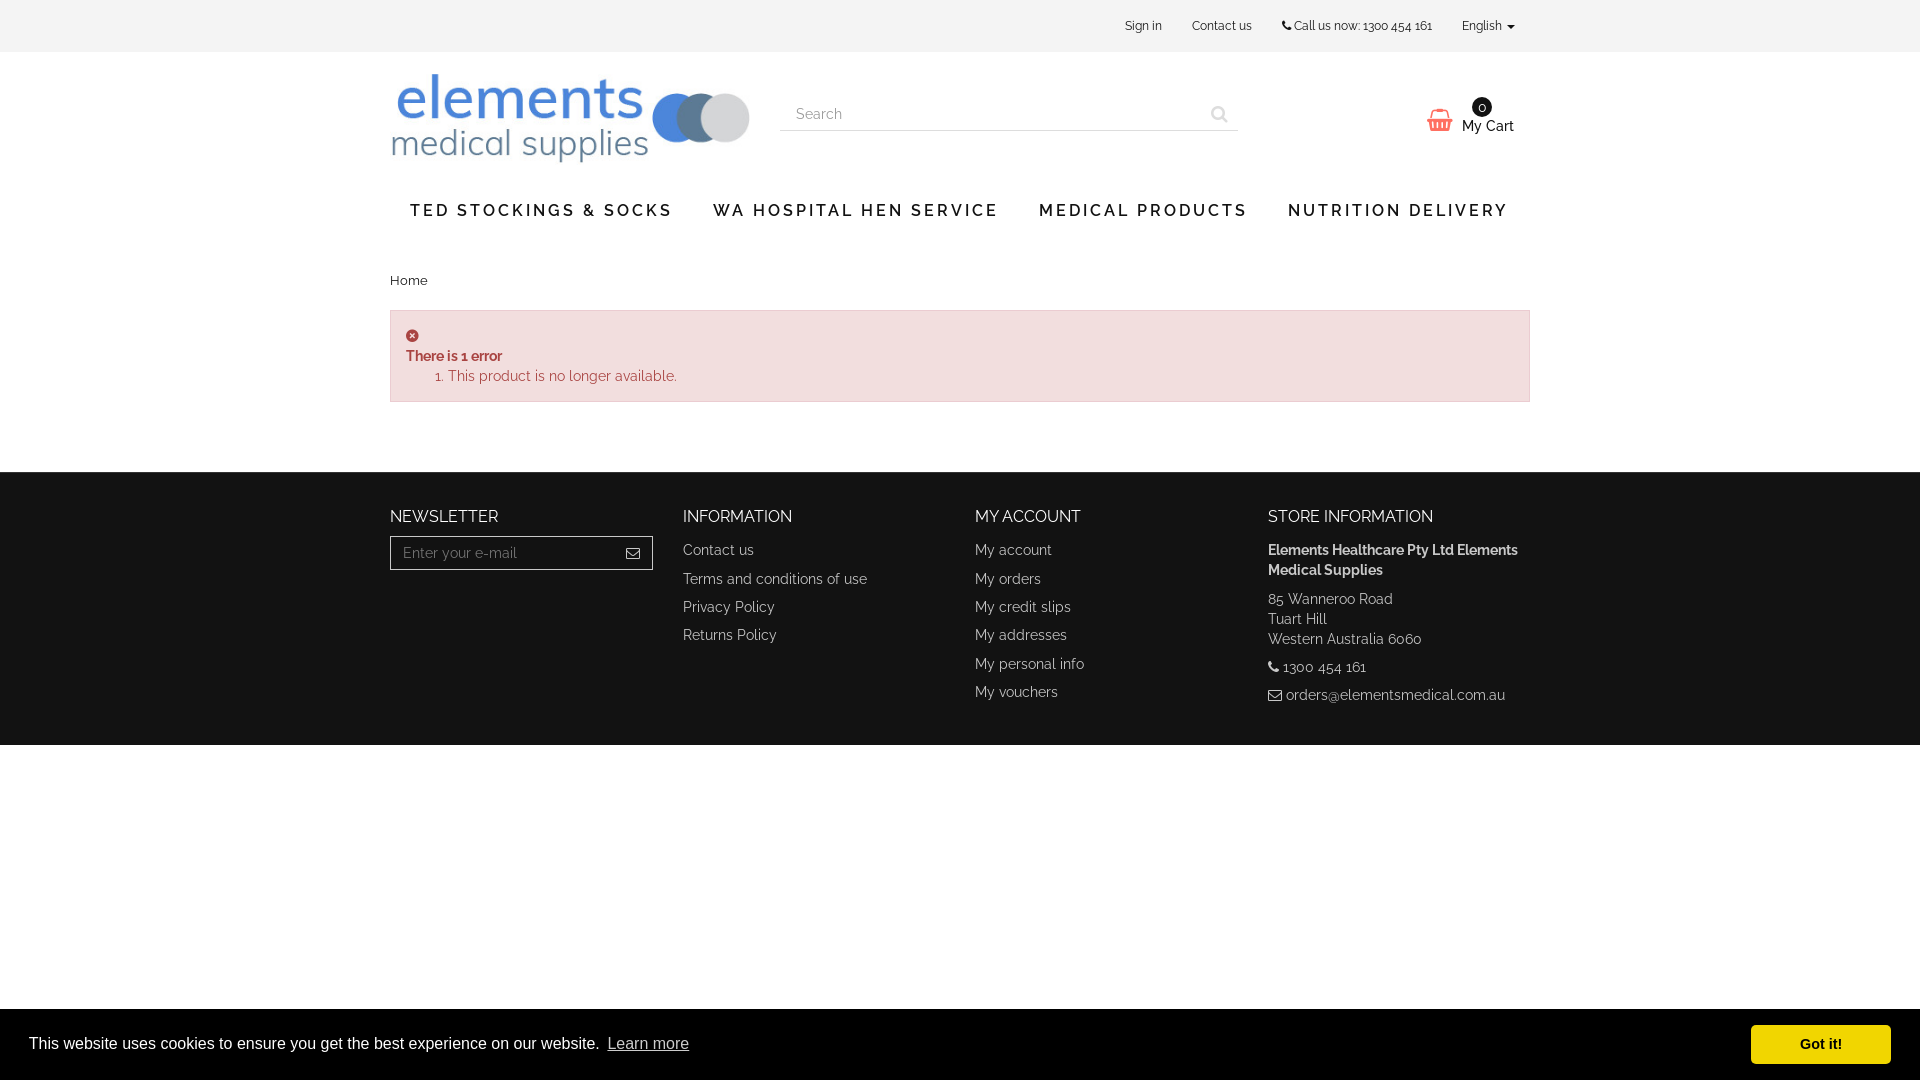  I want to click on 'Terms and conditions of use', so click(681, 578).